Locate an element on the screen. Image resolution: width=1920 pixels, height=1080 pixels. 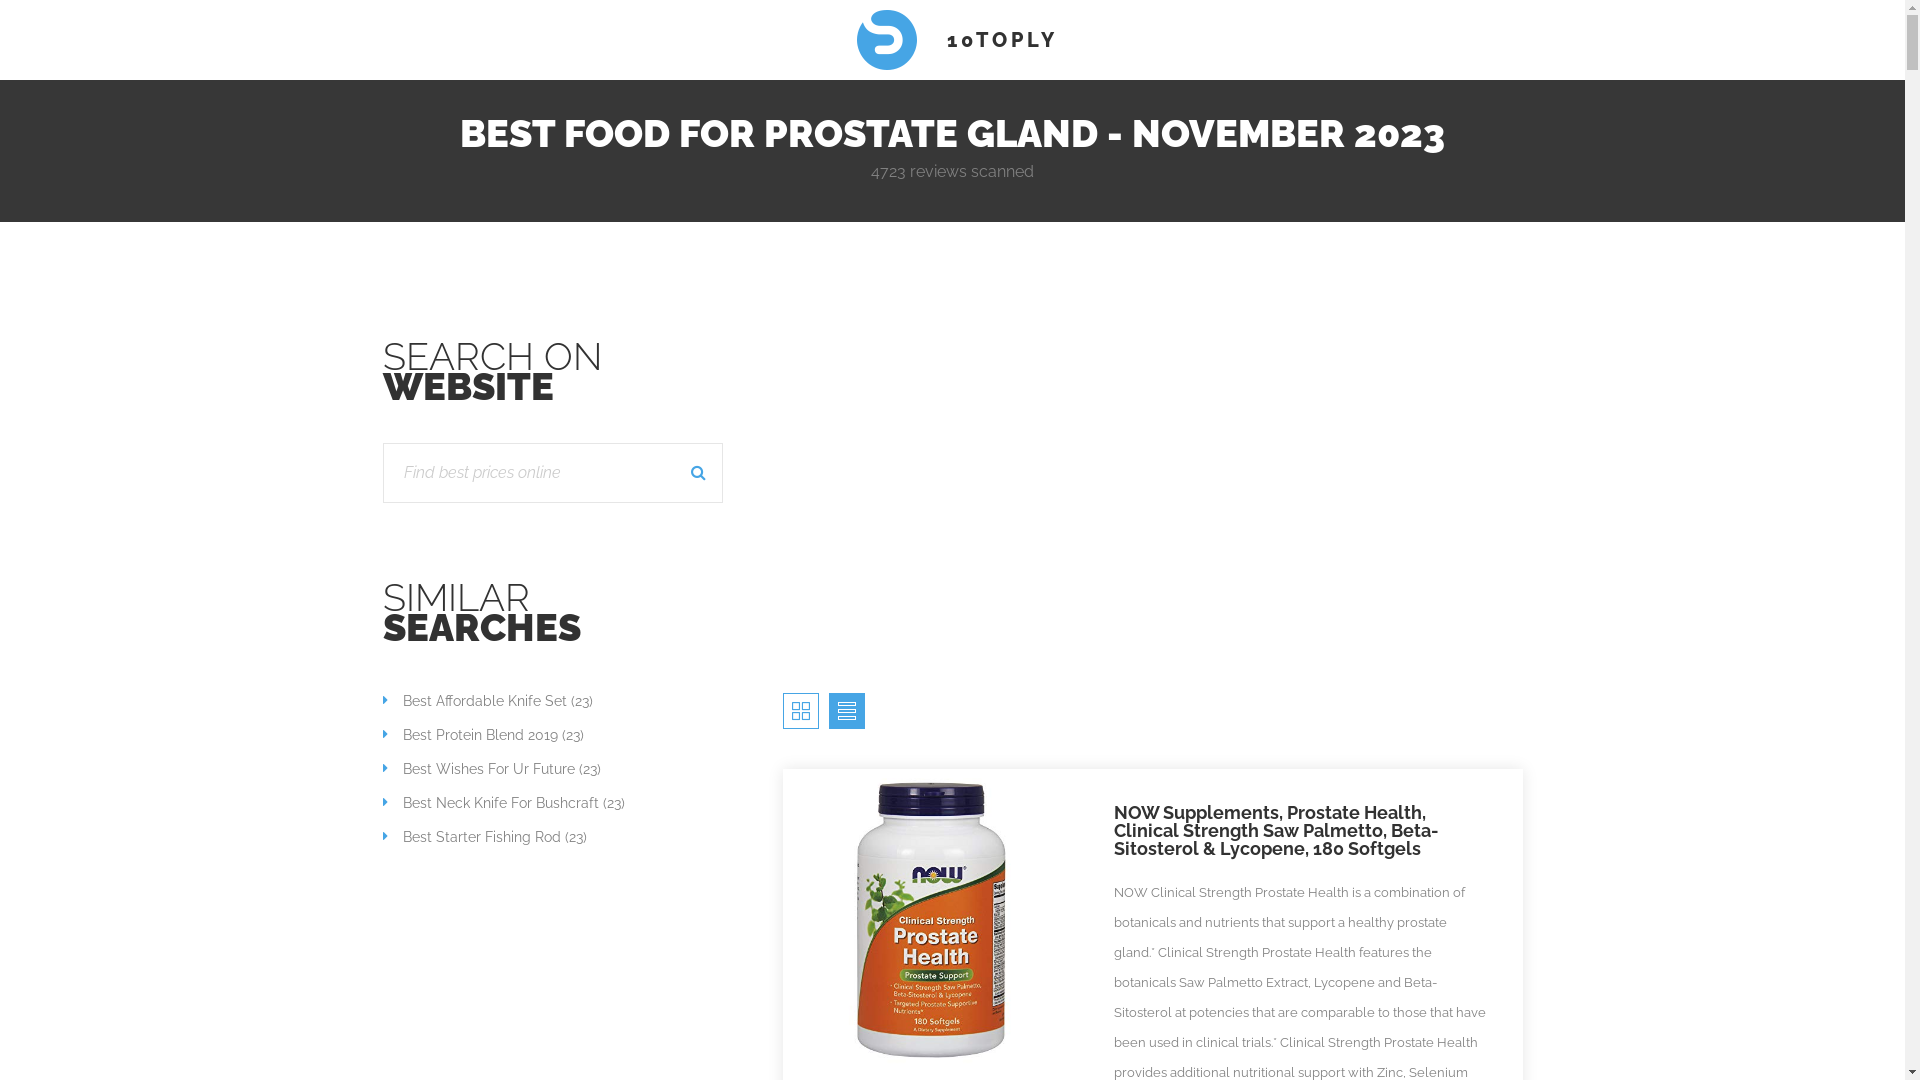
'SEARCH' is located at coordinates (699, 473).